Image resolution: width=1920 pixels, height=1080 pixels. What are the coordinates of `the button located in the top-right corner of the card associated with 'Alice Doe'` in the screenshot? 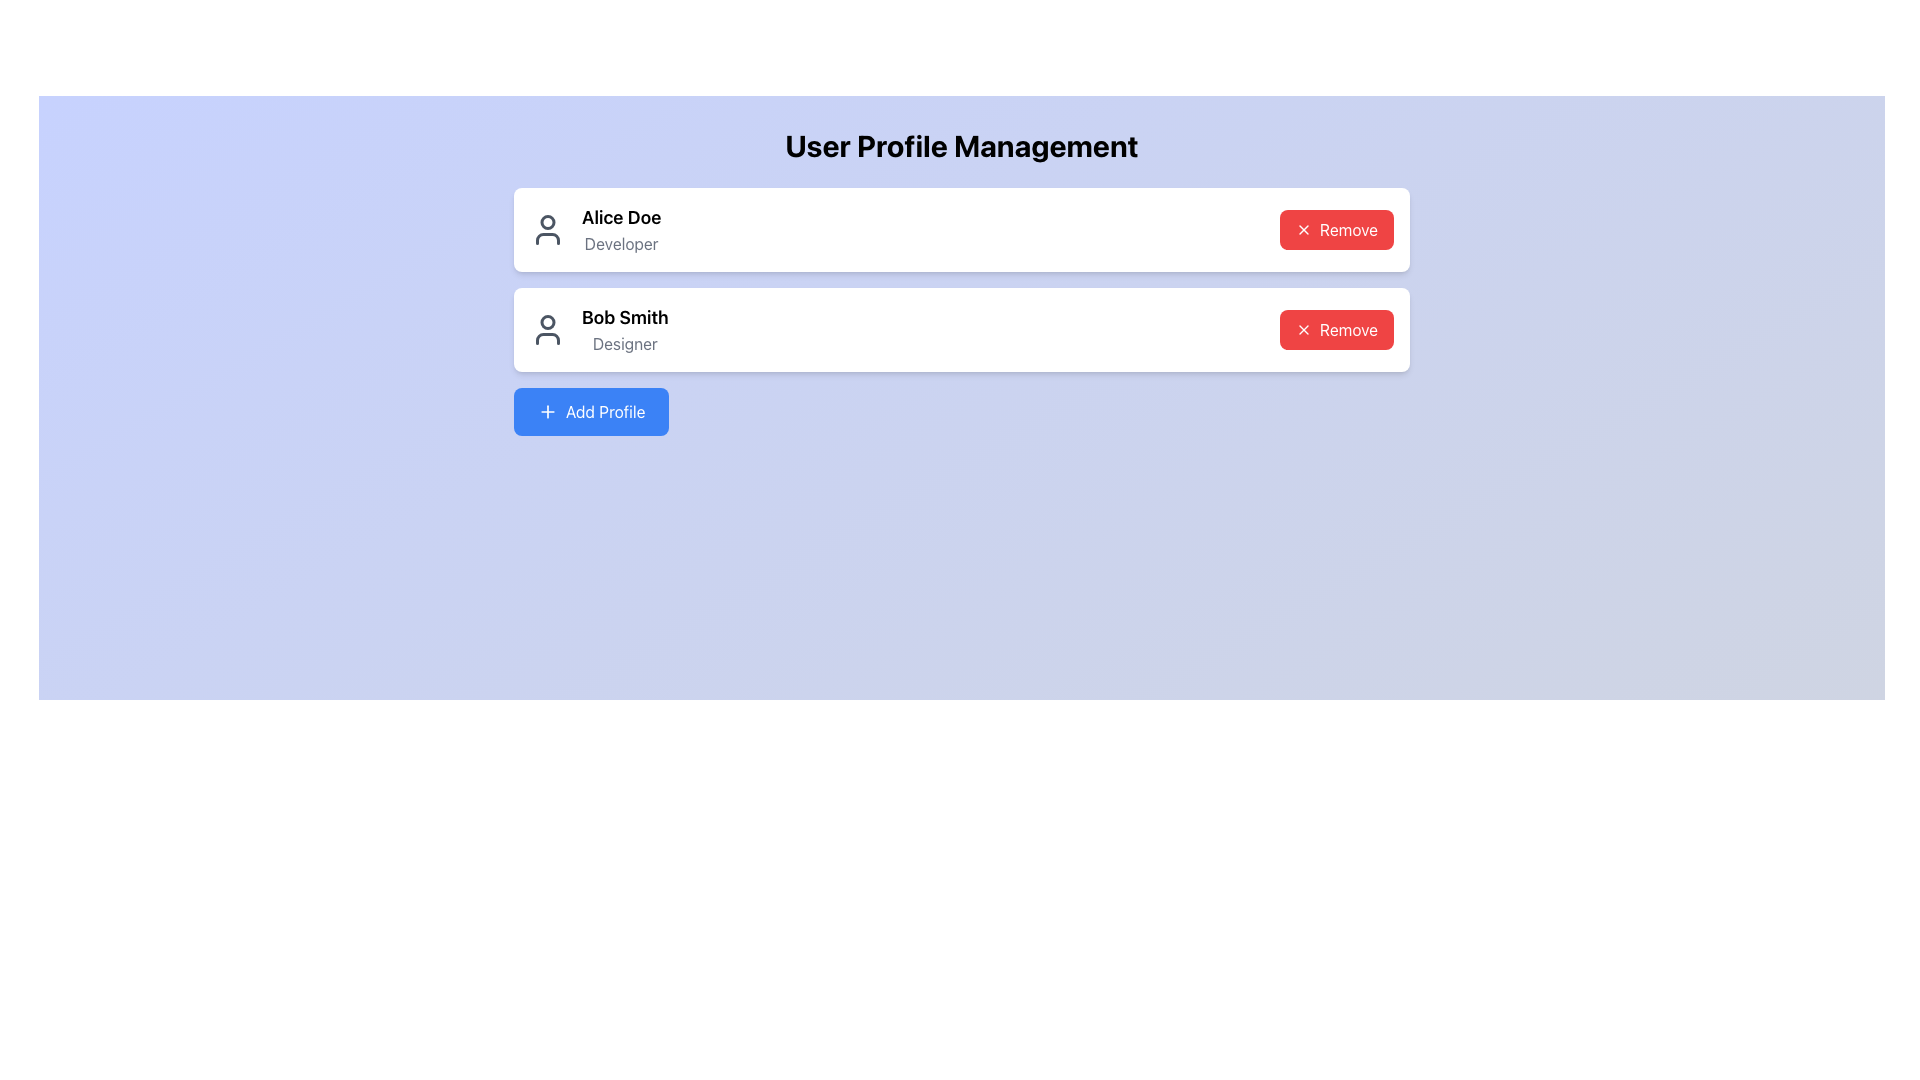 It's located at (1336, 229).